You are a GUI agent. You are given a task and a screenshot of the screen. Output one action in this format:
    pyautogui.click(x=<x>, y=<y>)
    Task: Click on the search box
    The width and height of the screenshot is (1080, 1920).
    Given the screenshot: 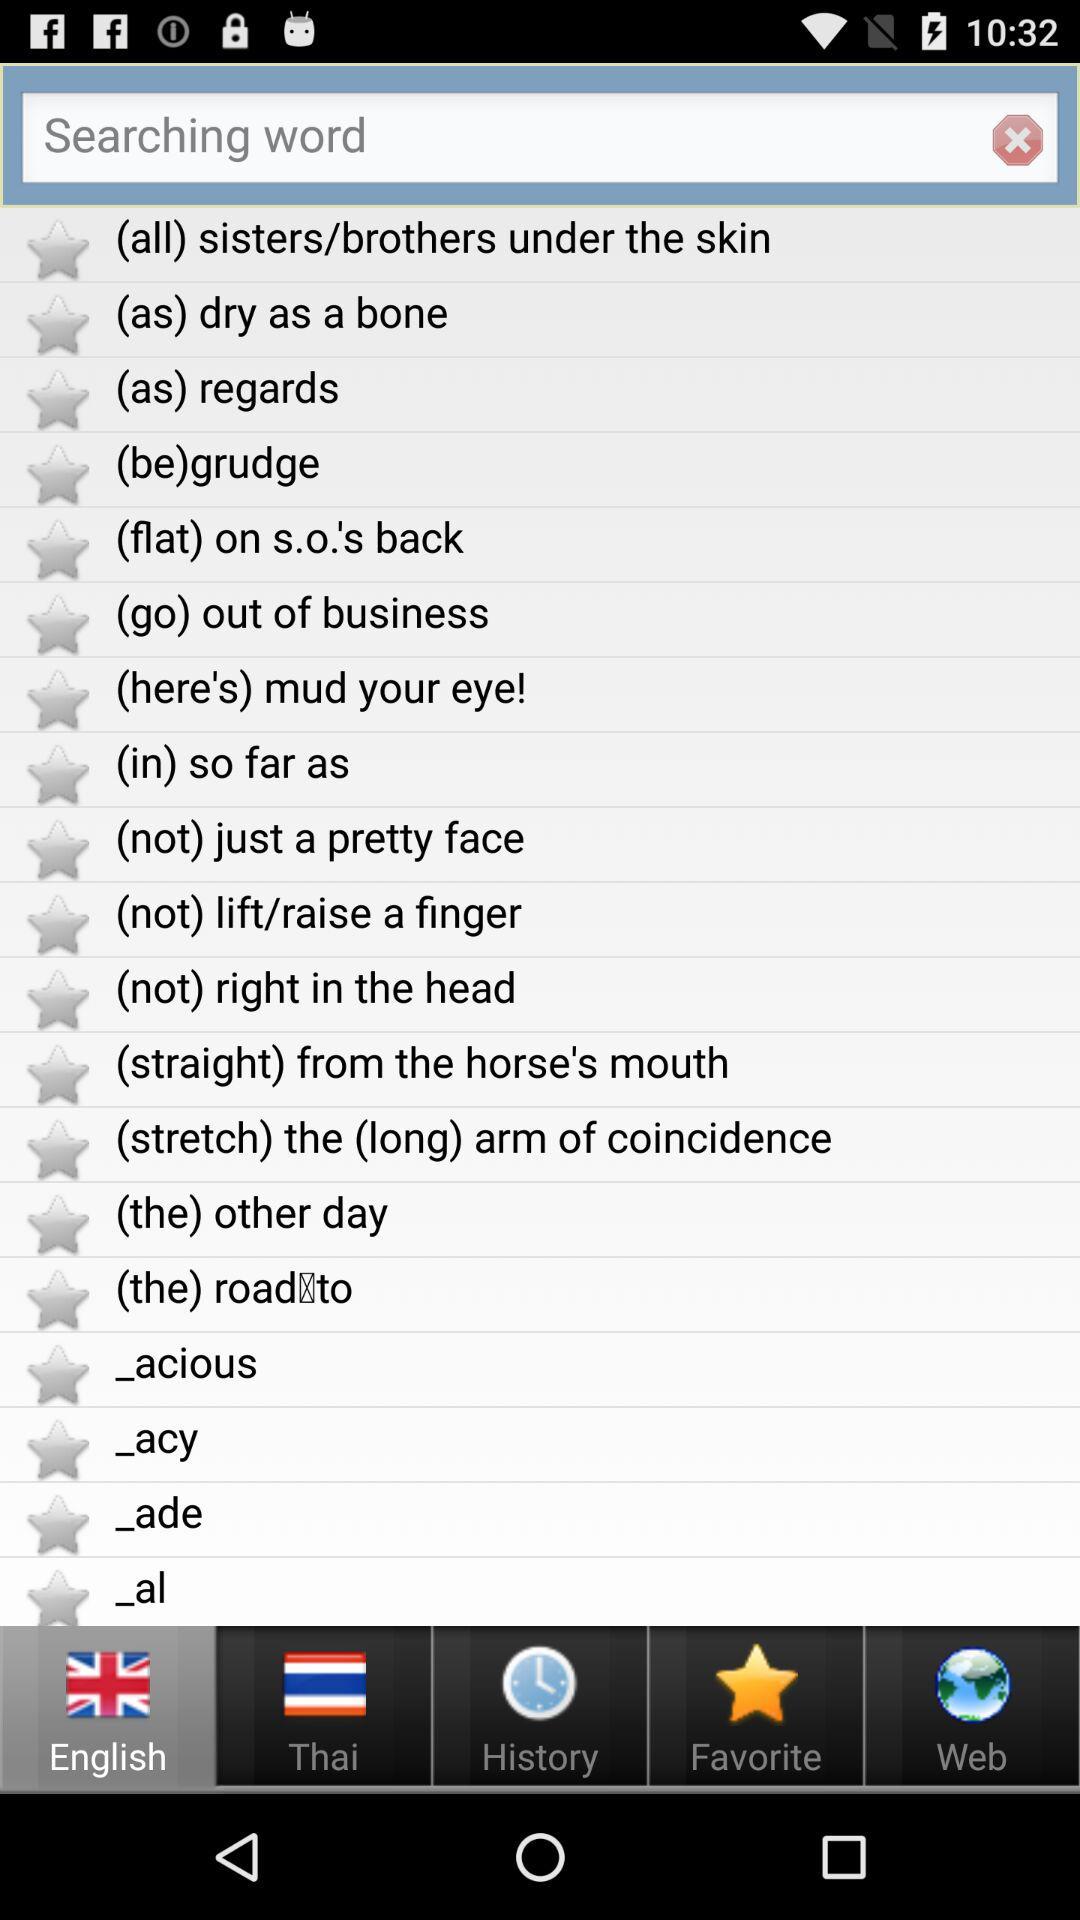 What is the action you would take?
    pyautogui.click(x=540, y=141)
    